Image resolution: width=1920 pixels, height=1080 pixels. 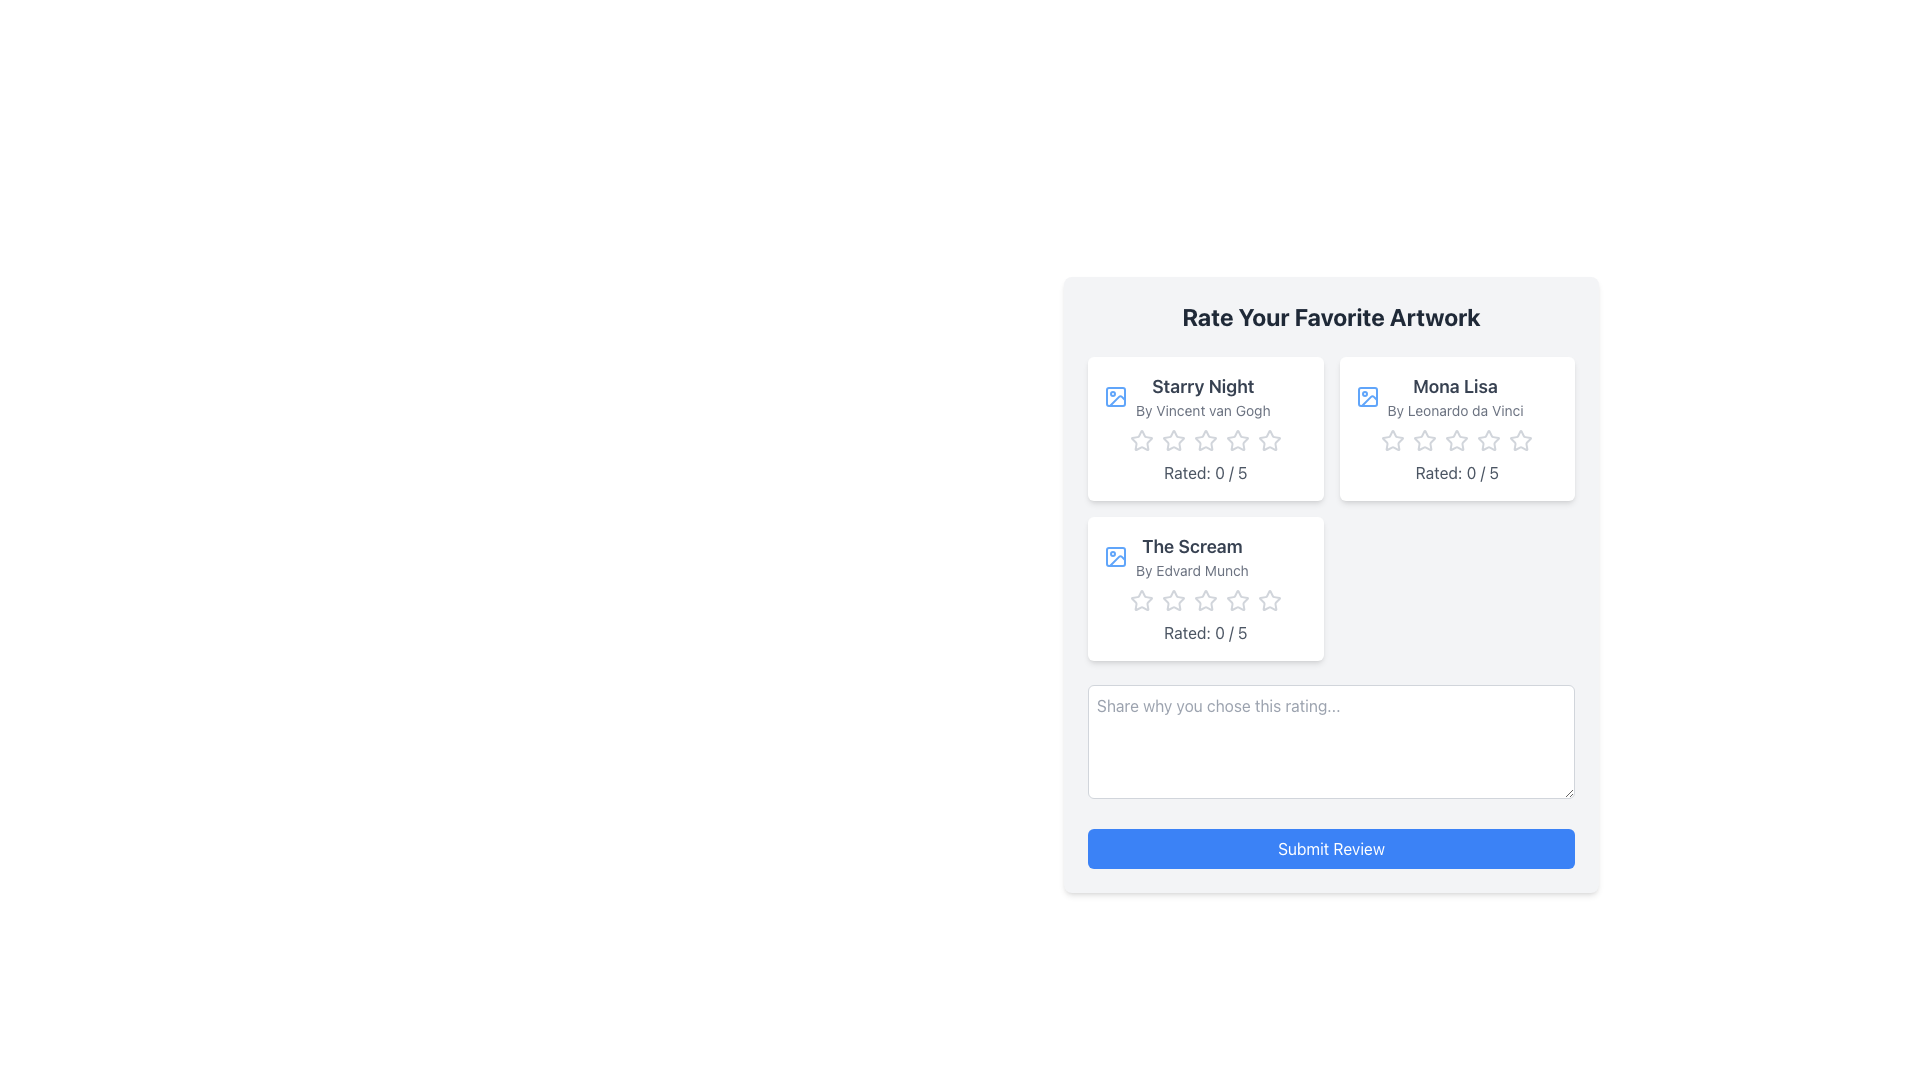 What do you see at coordinates (1204, 599) in the screenshot?
I see `the first star icon for rating associated with 'The Scream' artwork` at bounding box center [1204, 599].